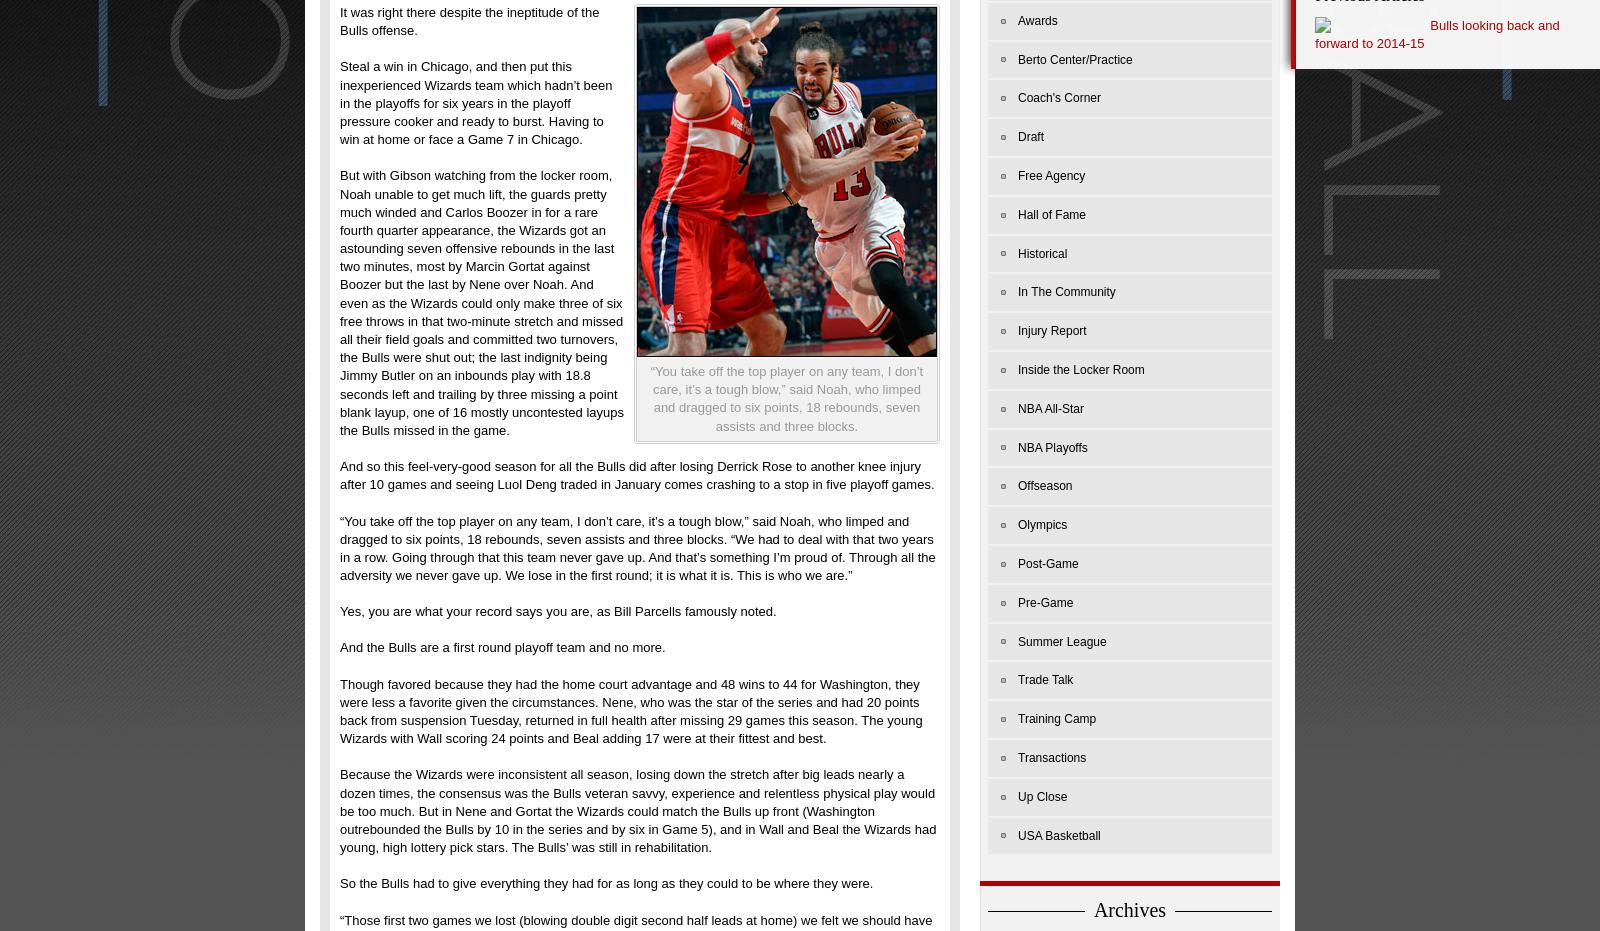  What do you see at coordinates (1052, 214) in the screenshot?
I see `'Hall of Fame'` at bounding box center [1052, 214].